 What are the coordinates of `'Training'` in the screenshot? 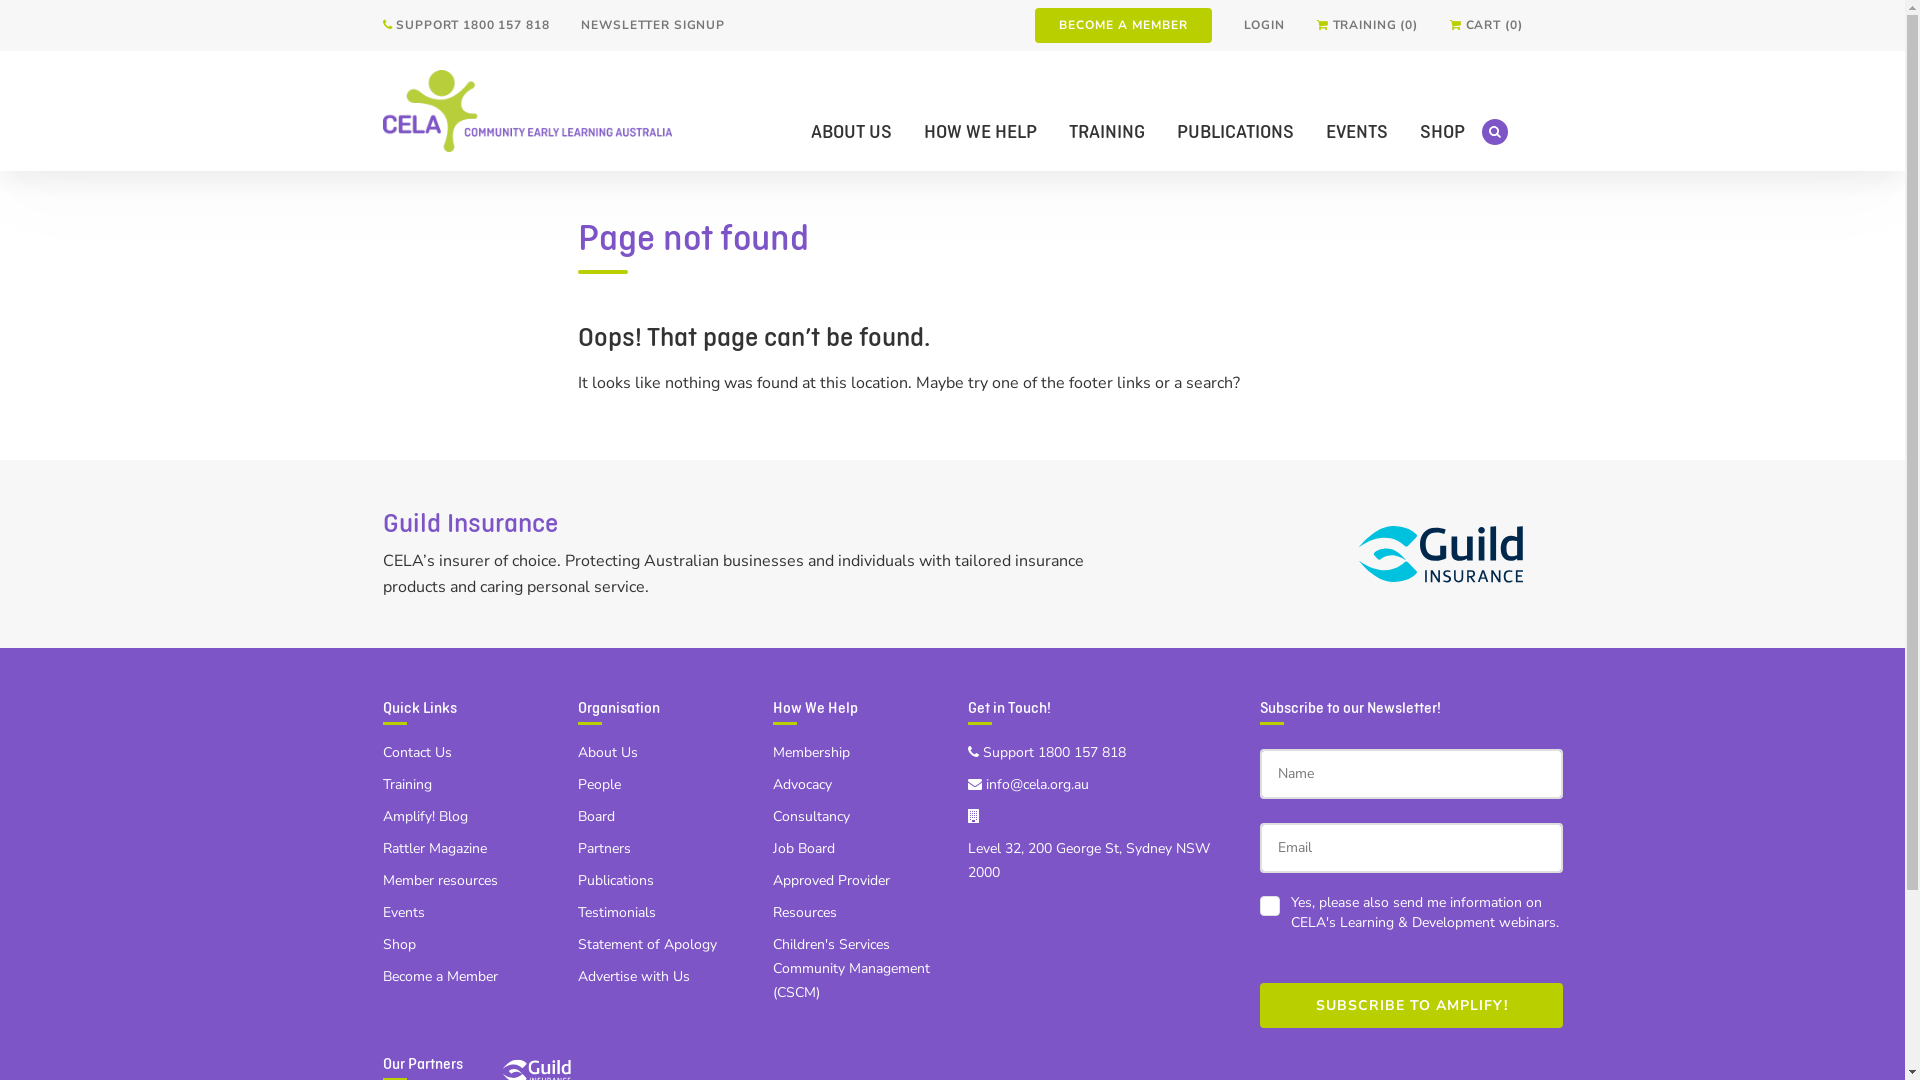 It's located at (405, 783).